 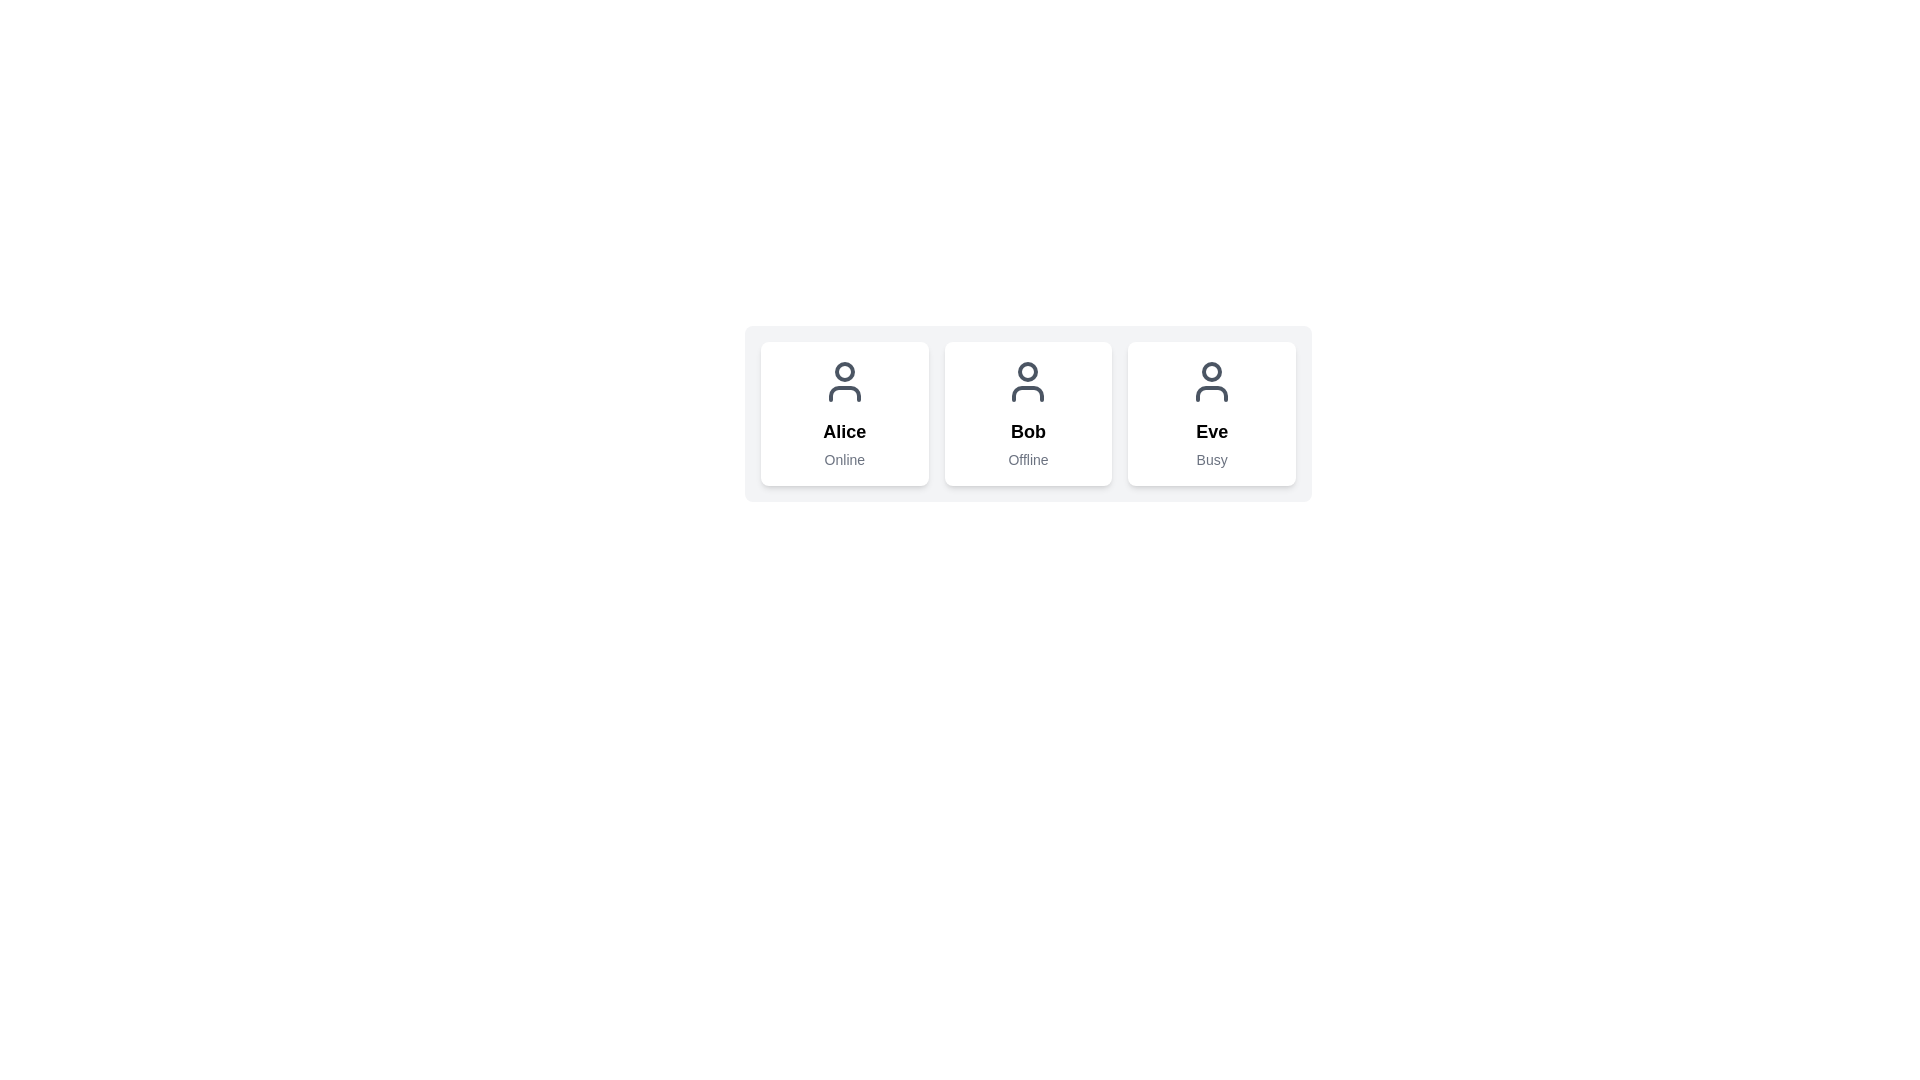 I want to click on the user profile icon located at the top center of the card labeled 'Eve', which is the rightmost card in a row of three similar user cards, so click(x=1211, y=381).